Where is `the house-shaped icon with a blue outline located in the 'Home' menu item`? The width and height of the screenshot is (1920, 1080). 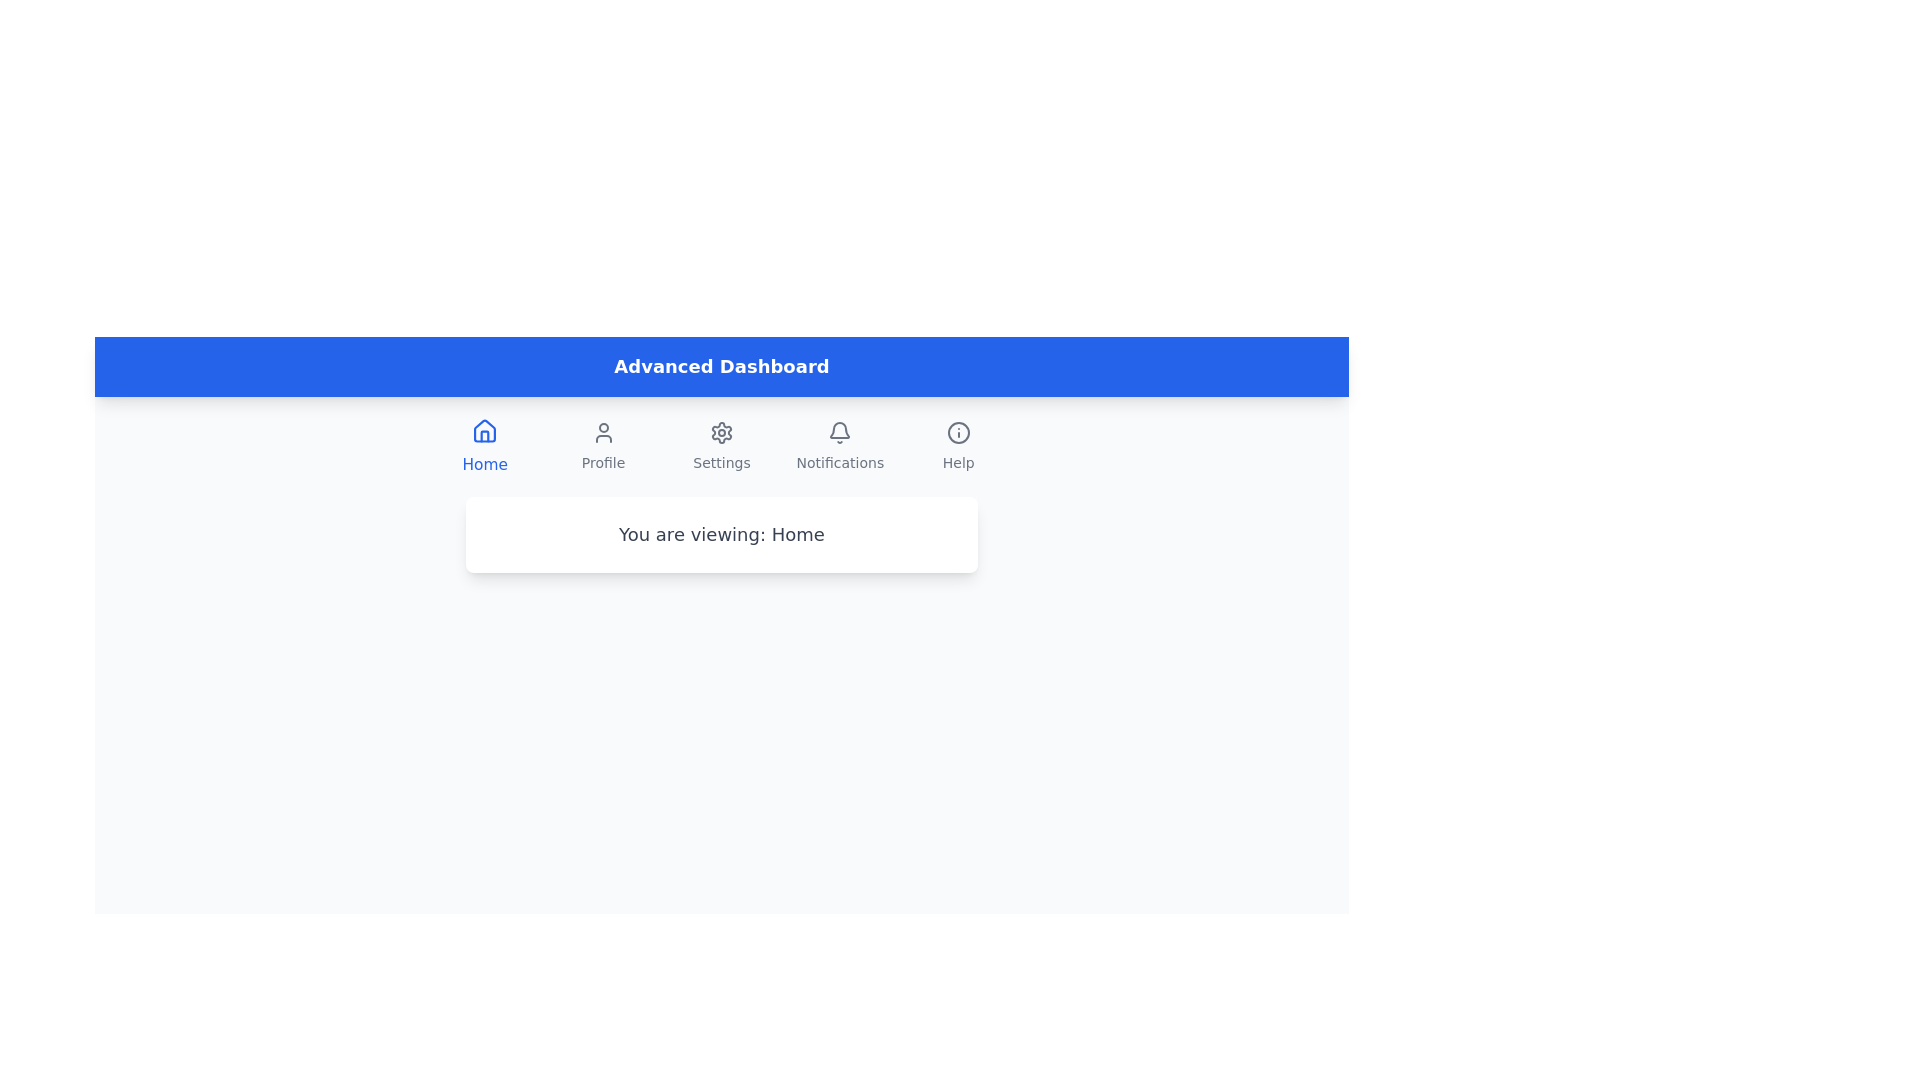
the house-shaped icon with a blue outline located in the 'Home' menu item is located at coordinates (485, 430).